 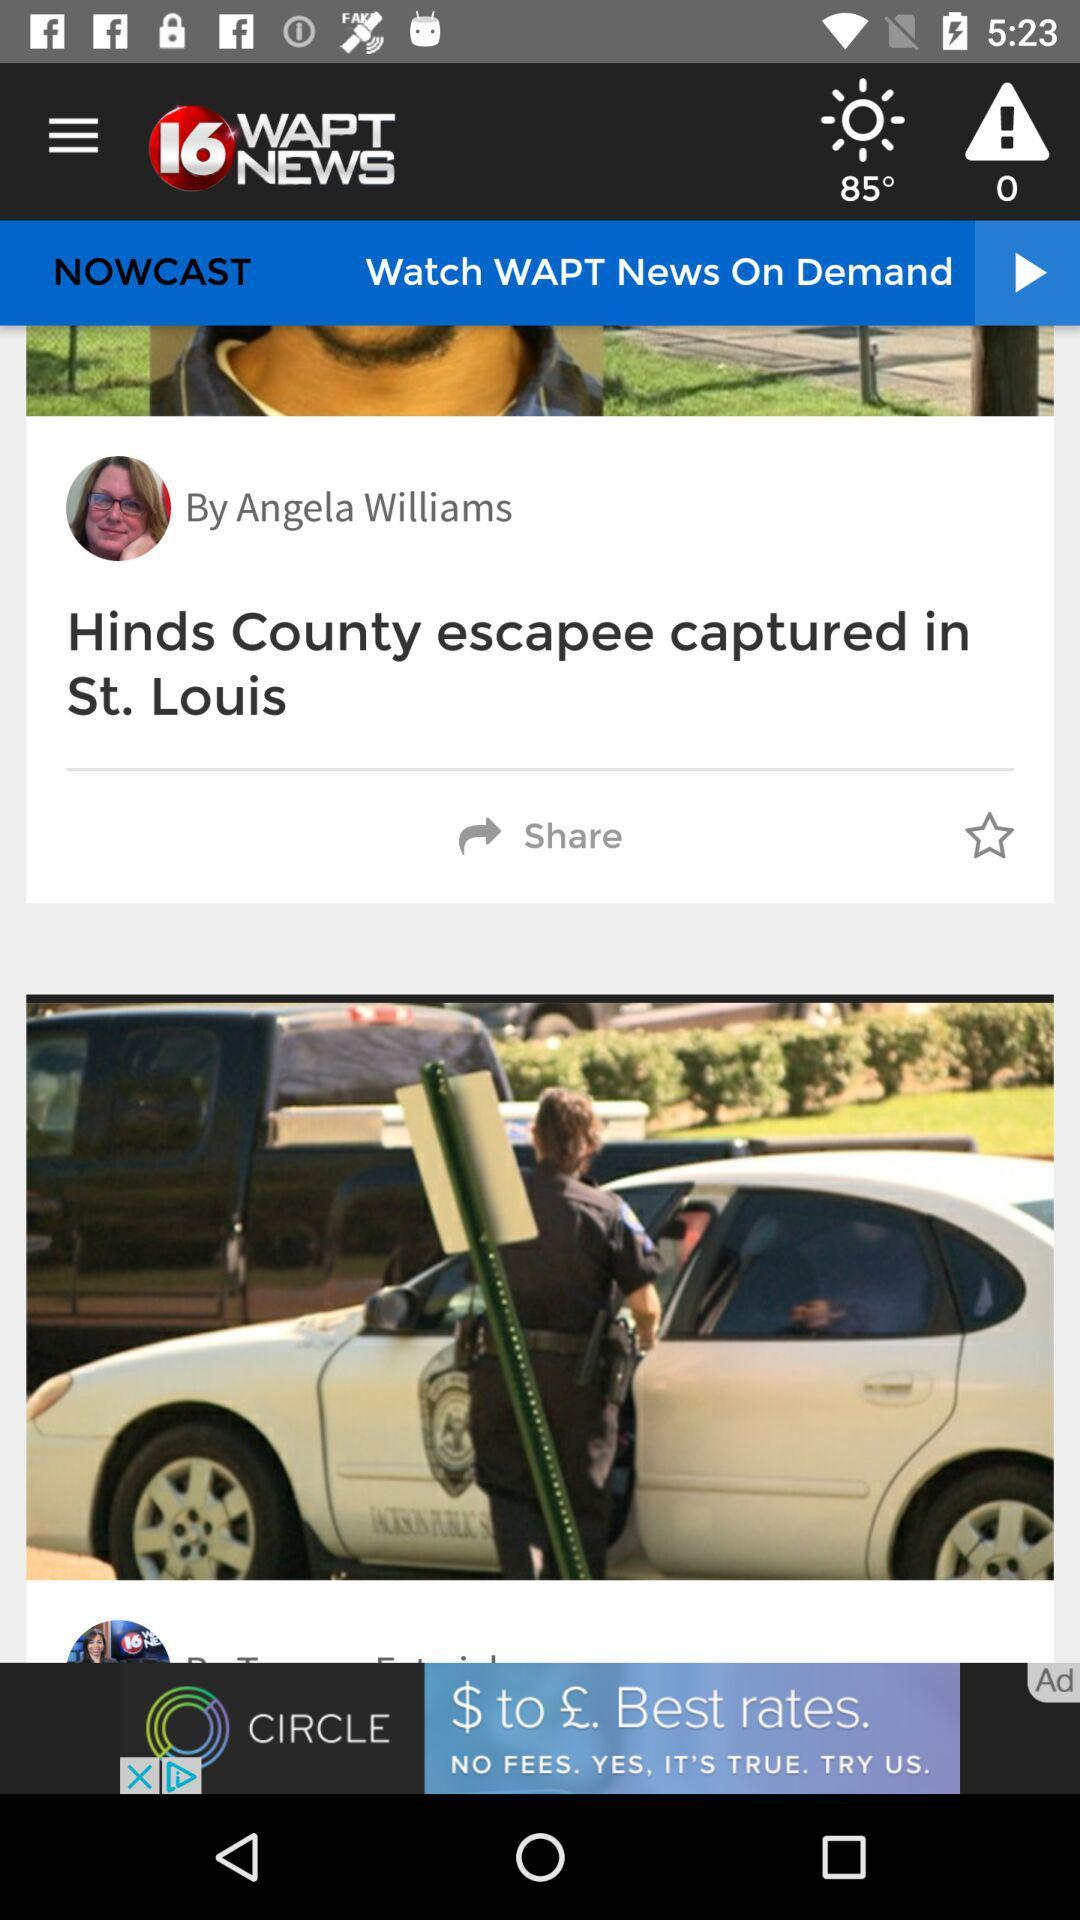 What do you see at coordinates (540, 1727) in the screenshot?
I see `advertisement` at bounding box center [540, 1727].